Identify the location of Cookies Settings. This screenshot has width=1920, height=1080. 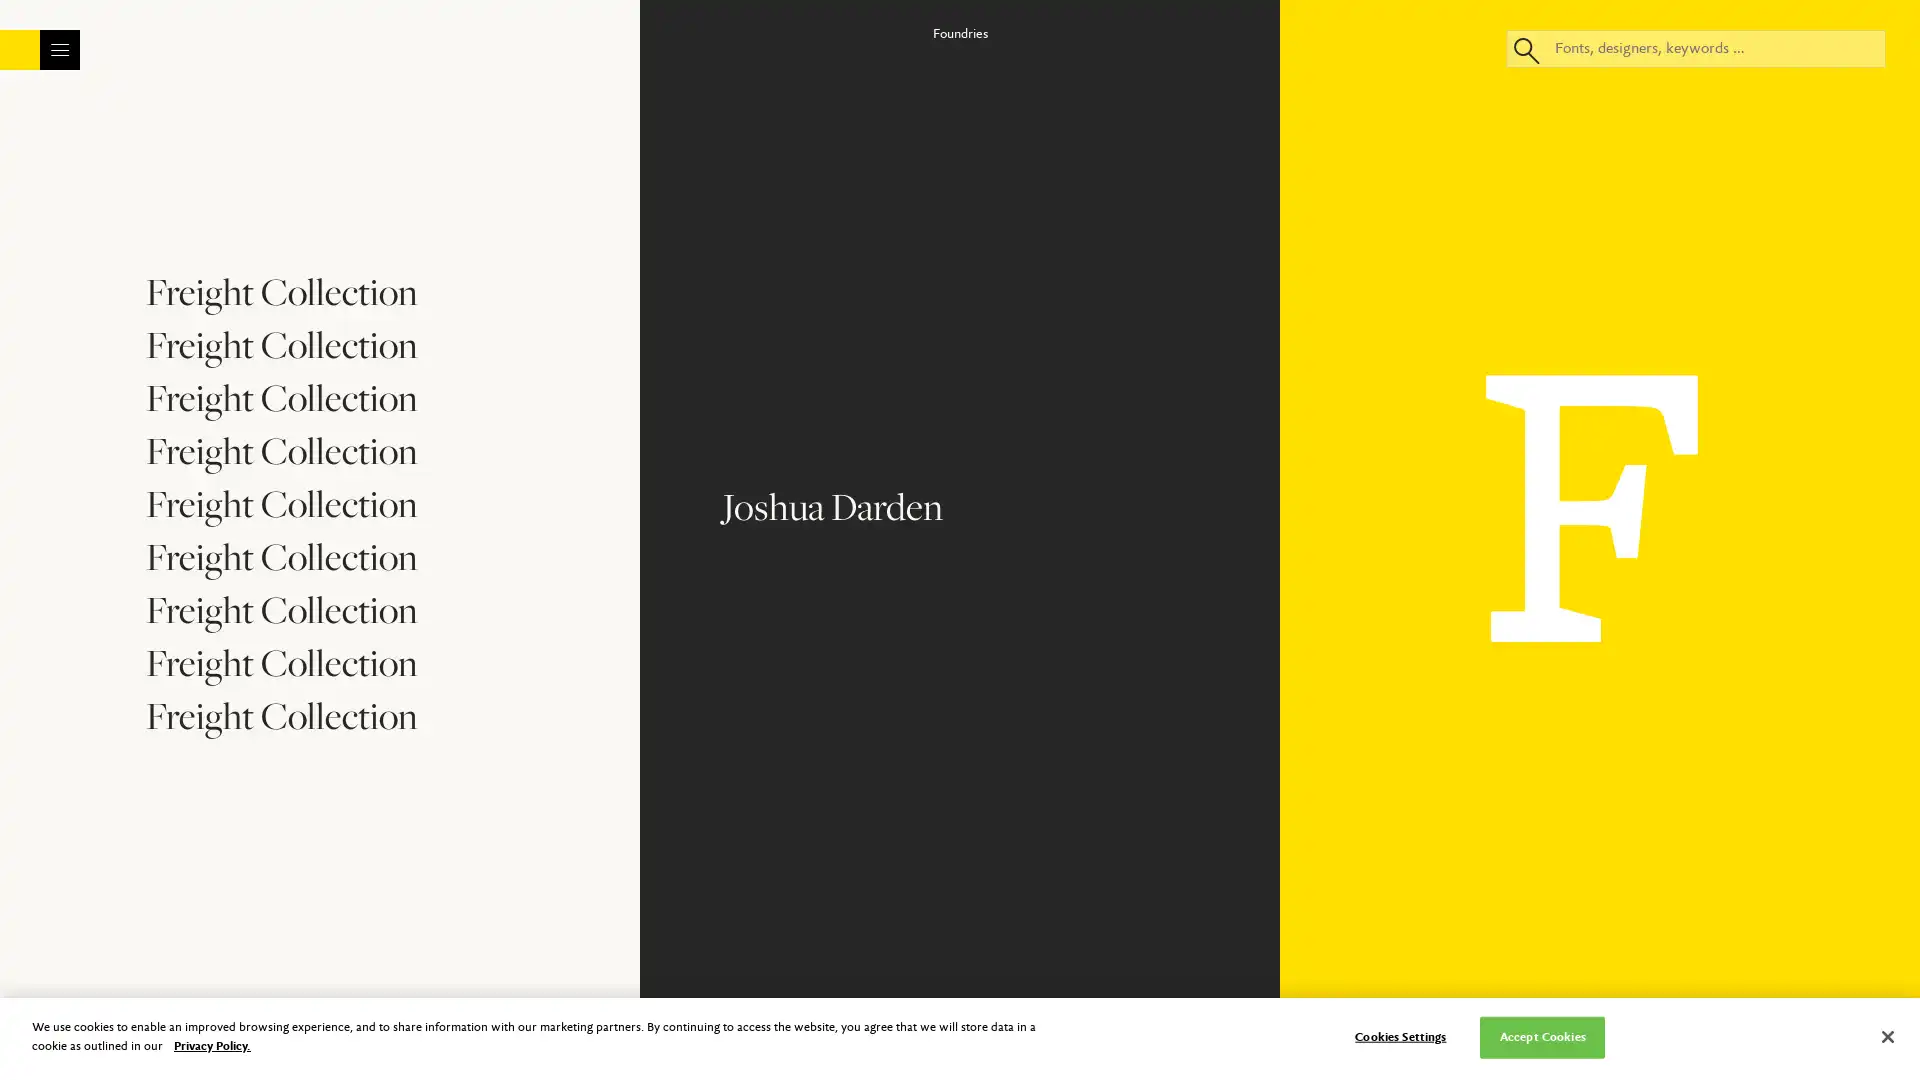
(1399, 1036).